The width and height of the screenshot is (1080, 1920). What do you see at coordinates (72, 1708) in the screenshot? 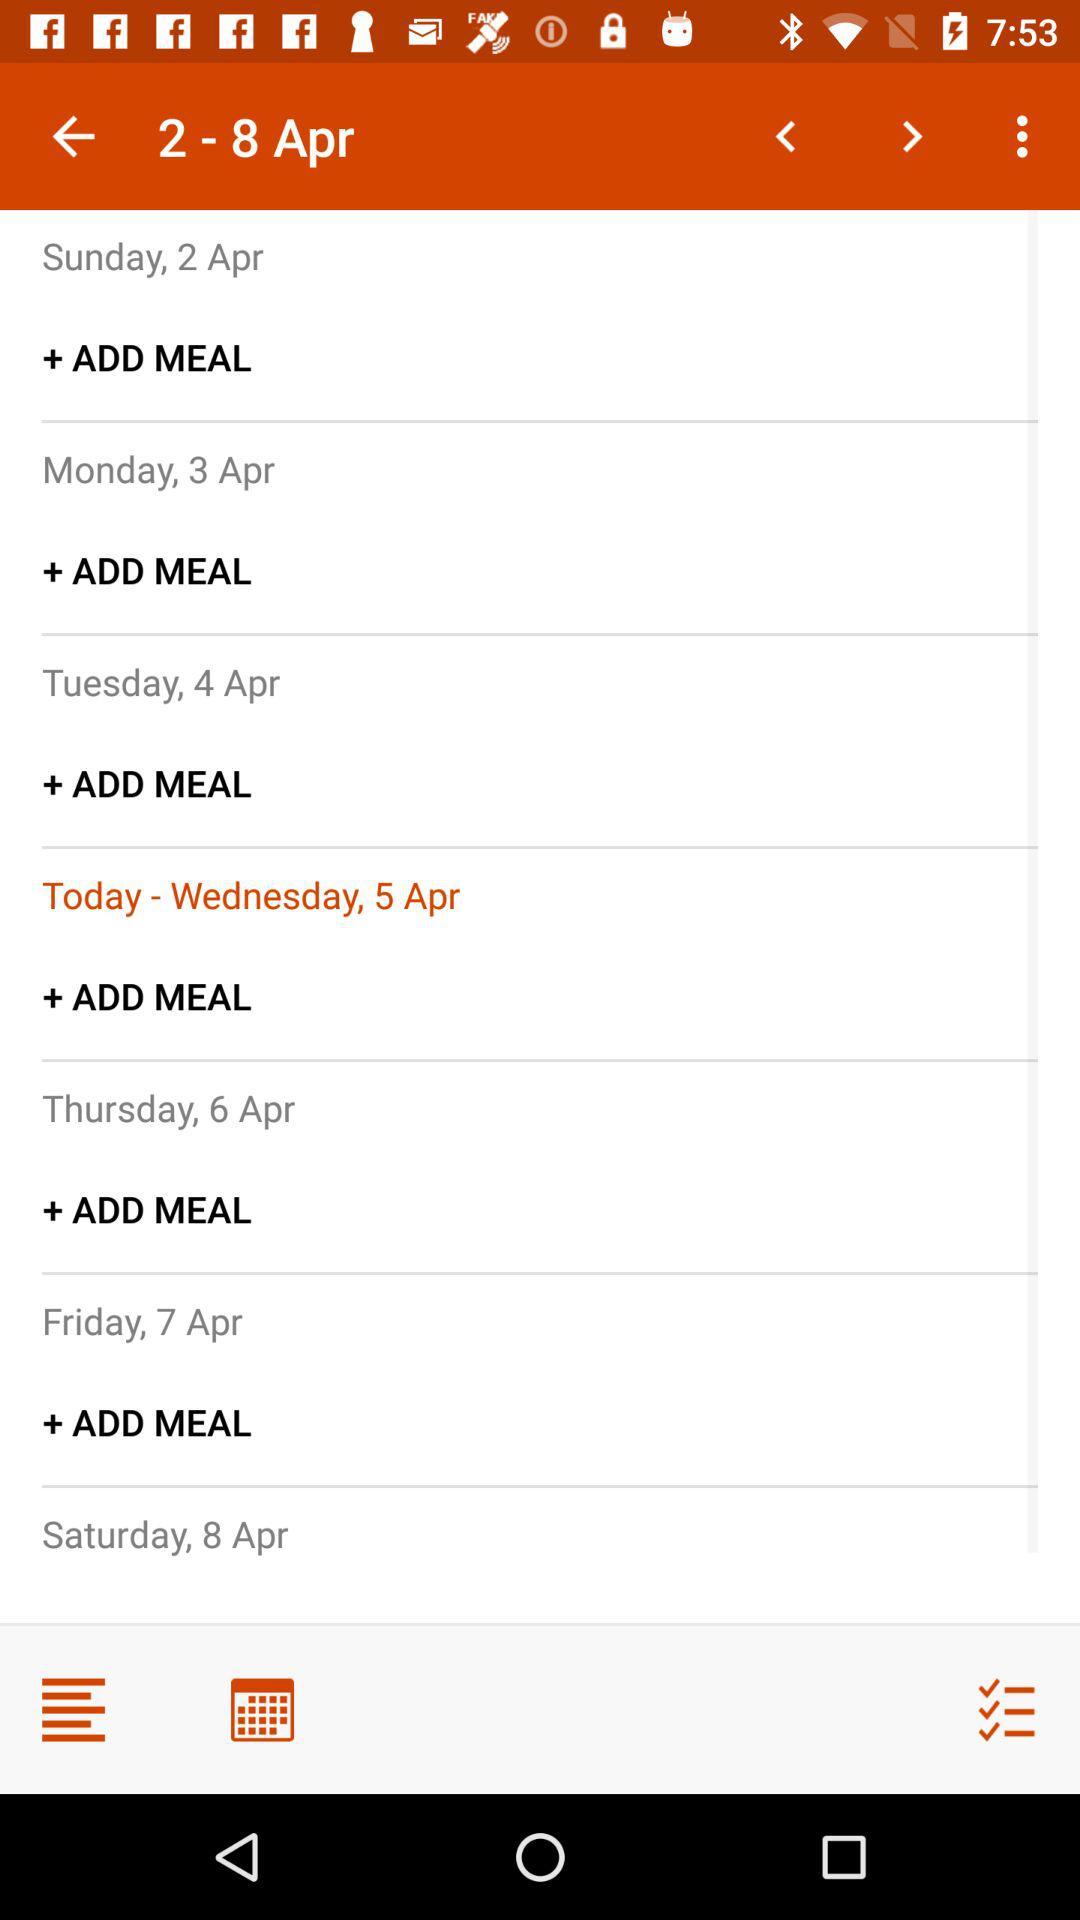
I see `more options` at bounding box center [72, 1708].